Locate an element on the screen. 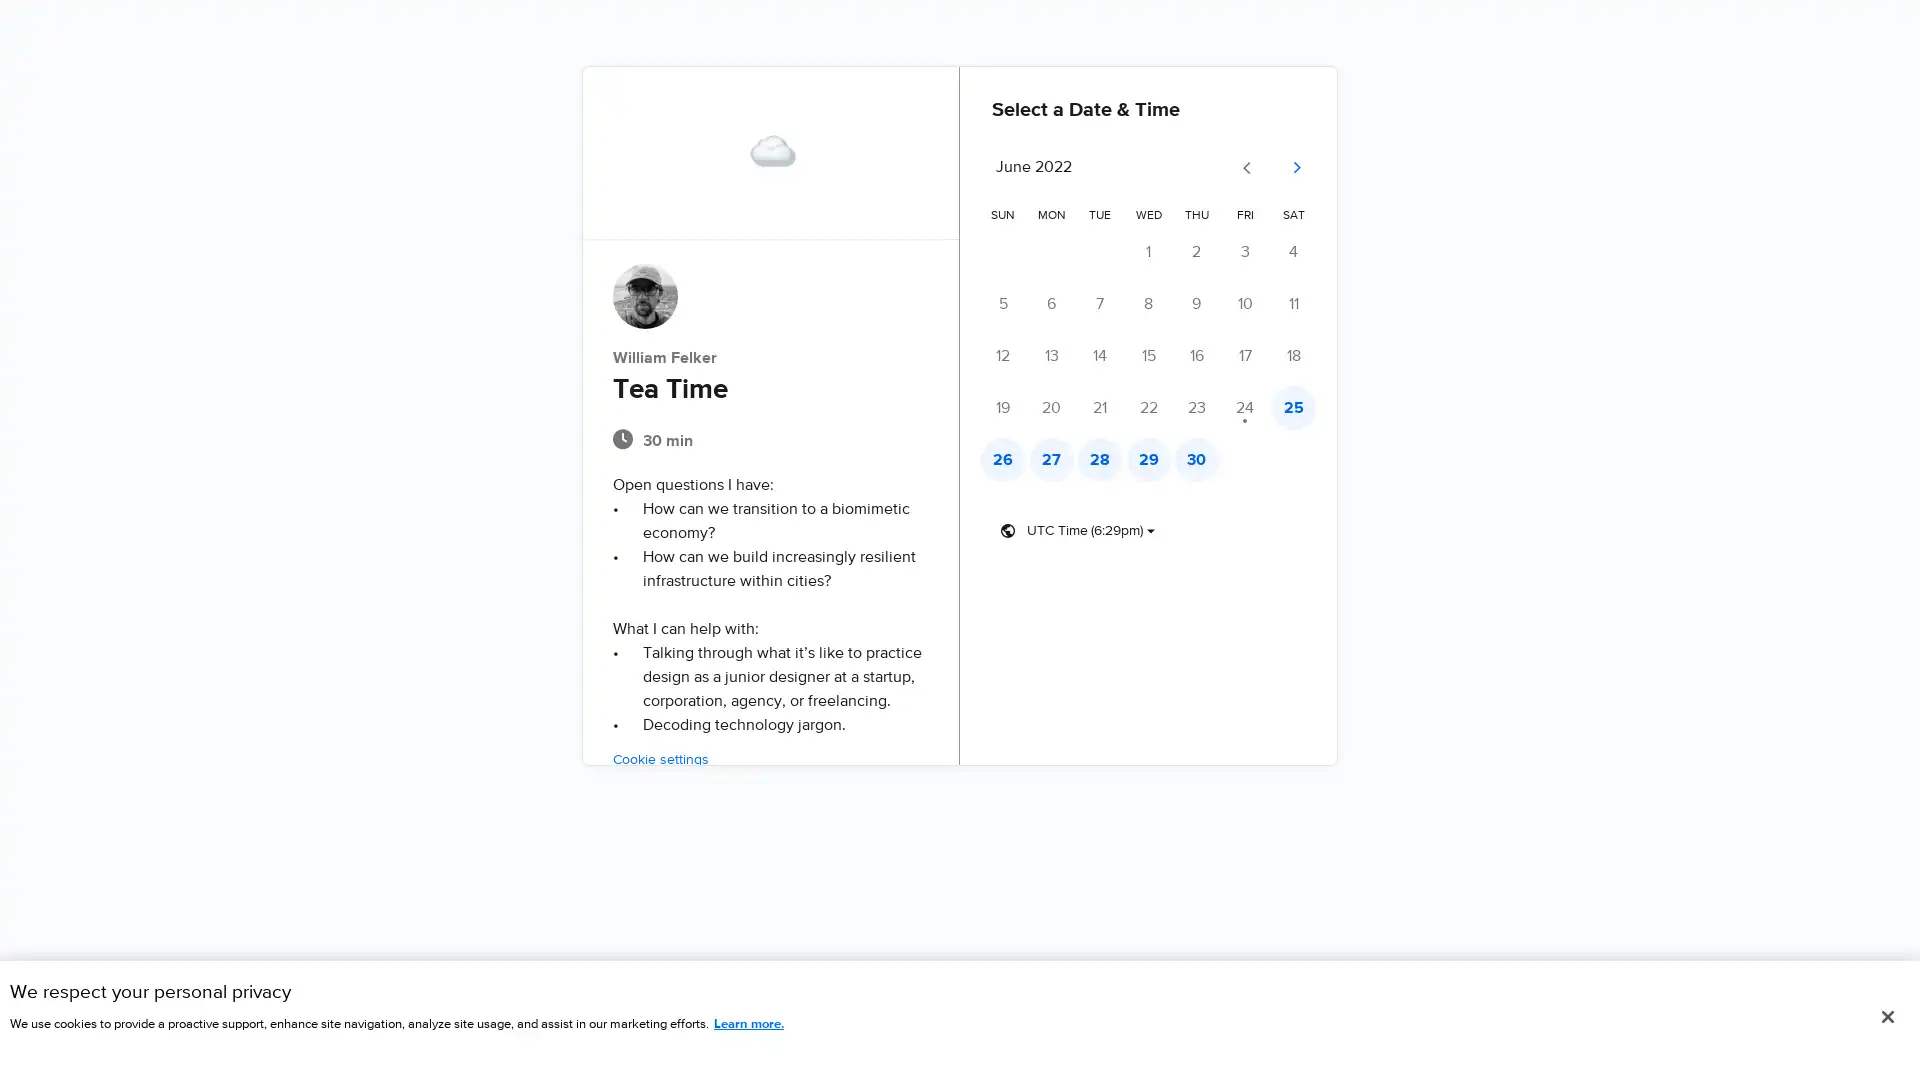  Wednesday, June 29 - Times available is located at coordinates (1158, 459).